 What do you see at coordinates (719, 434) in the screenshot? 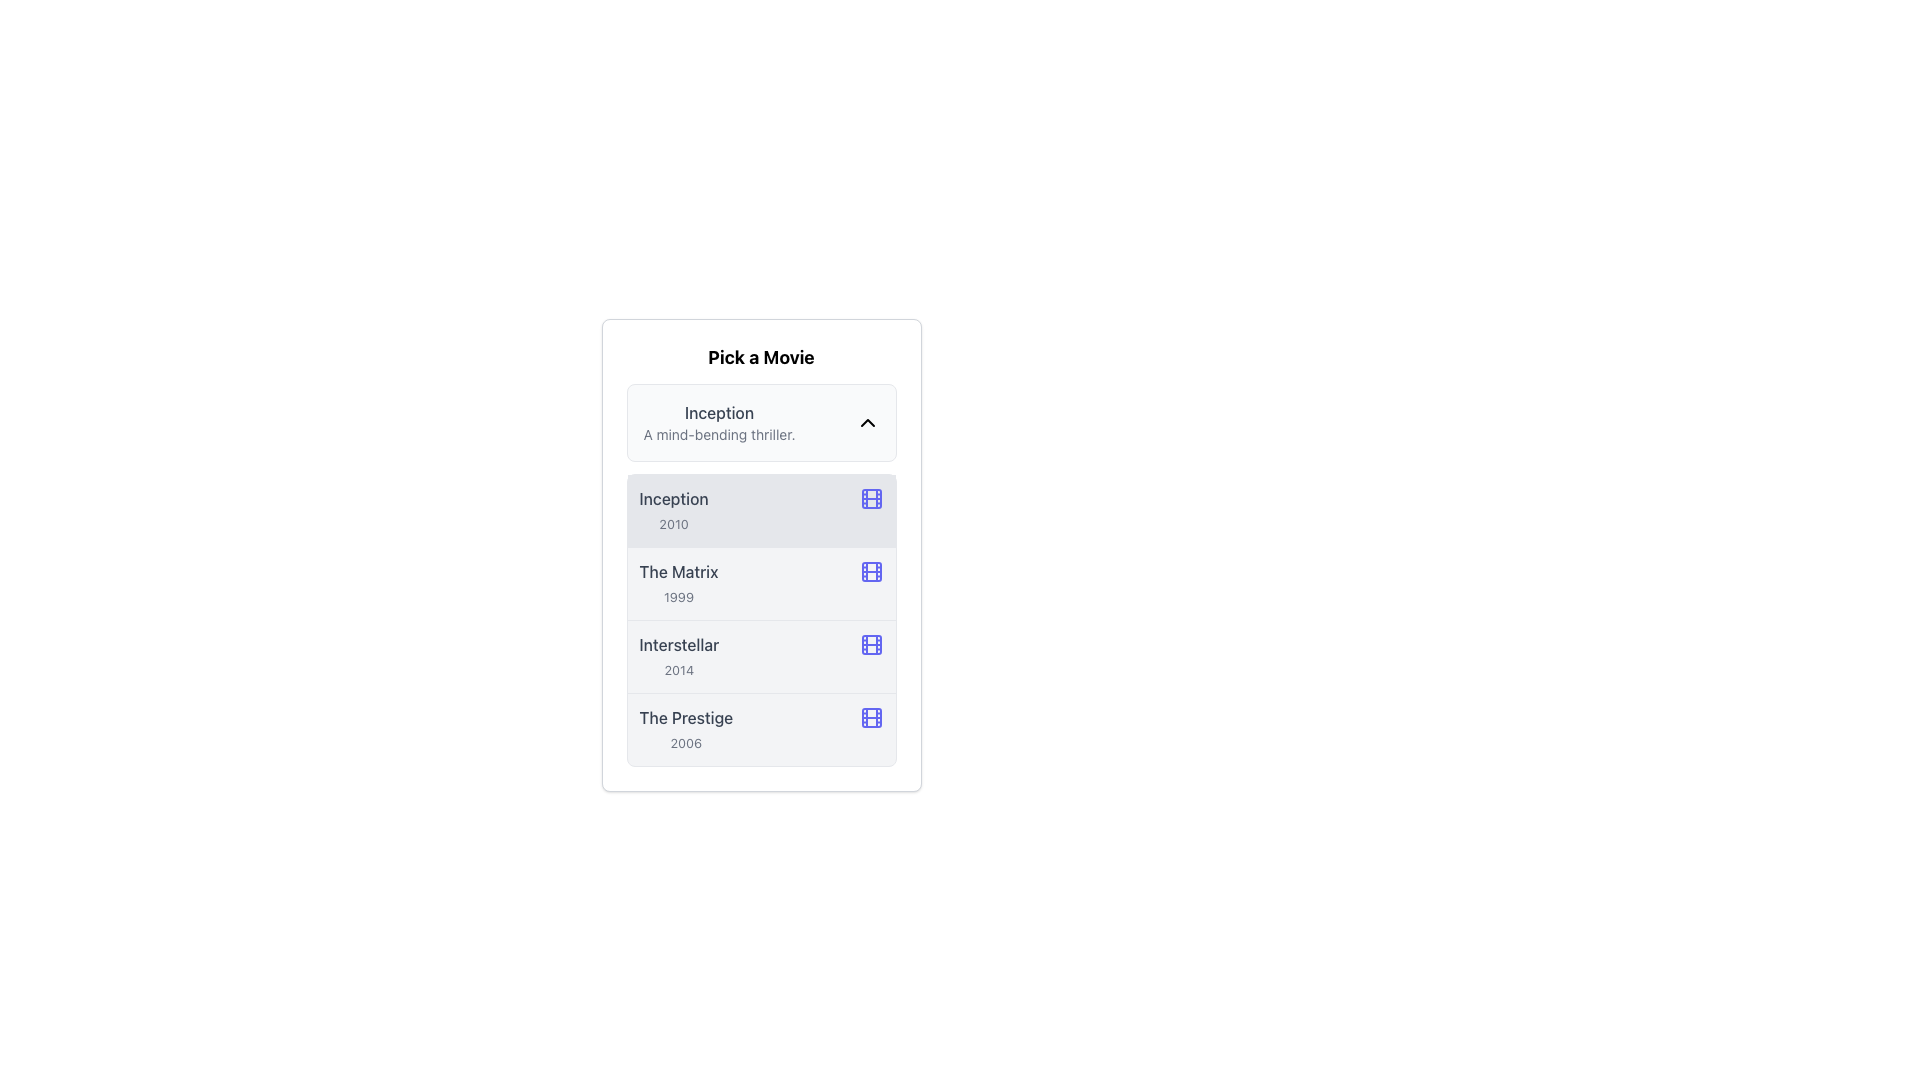
I see `the static text displaying 'A mind-bending thriller.' which is located directly below the title 'Inception.'` at bounding box center [719, 434].